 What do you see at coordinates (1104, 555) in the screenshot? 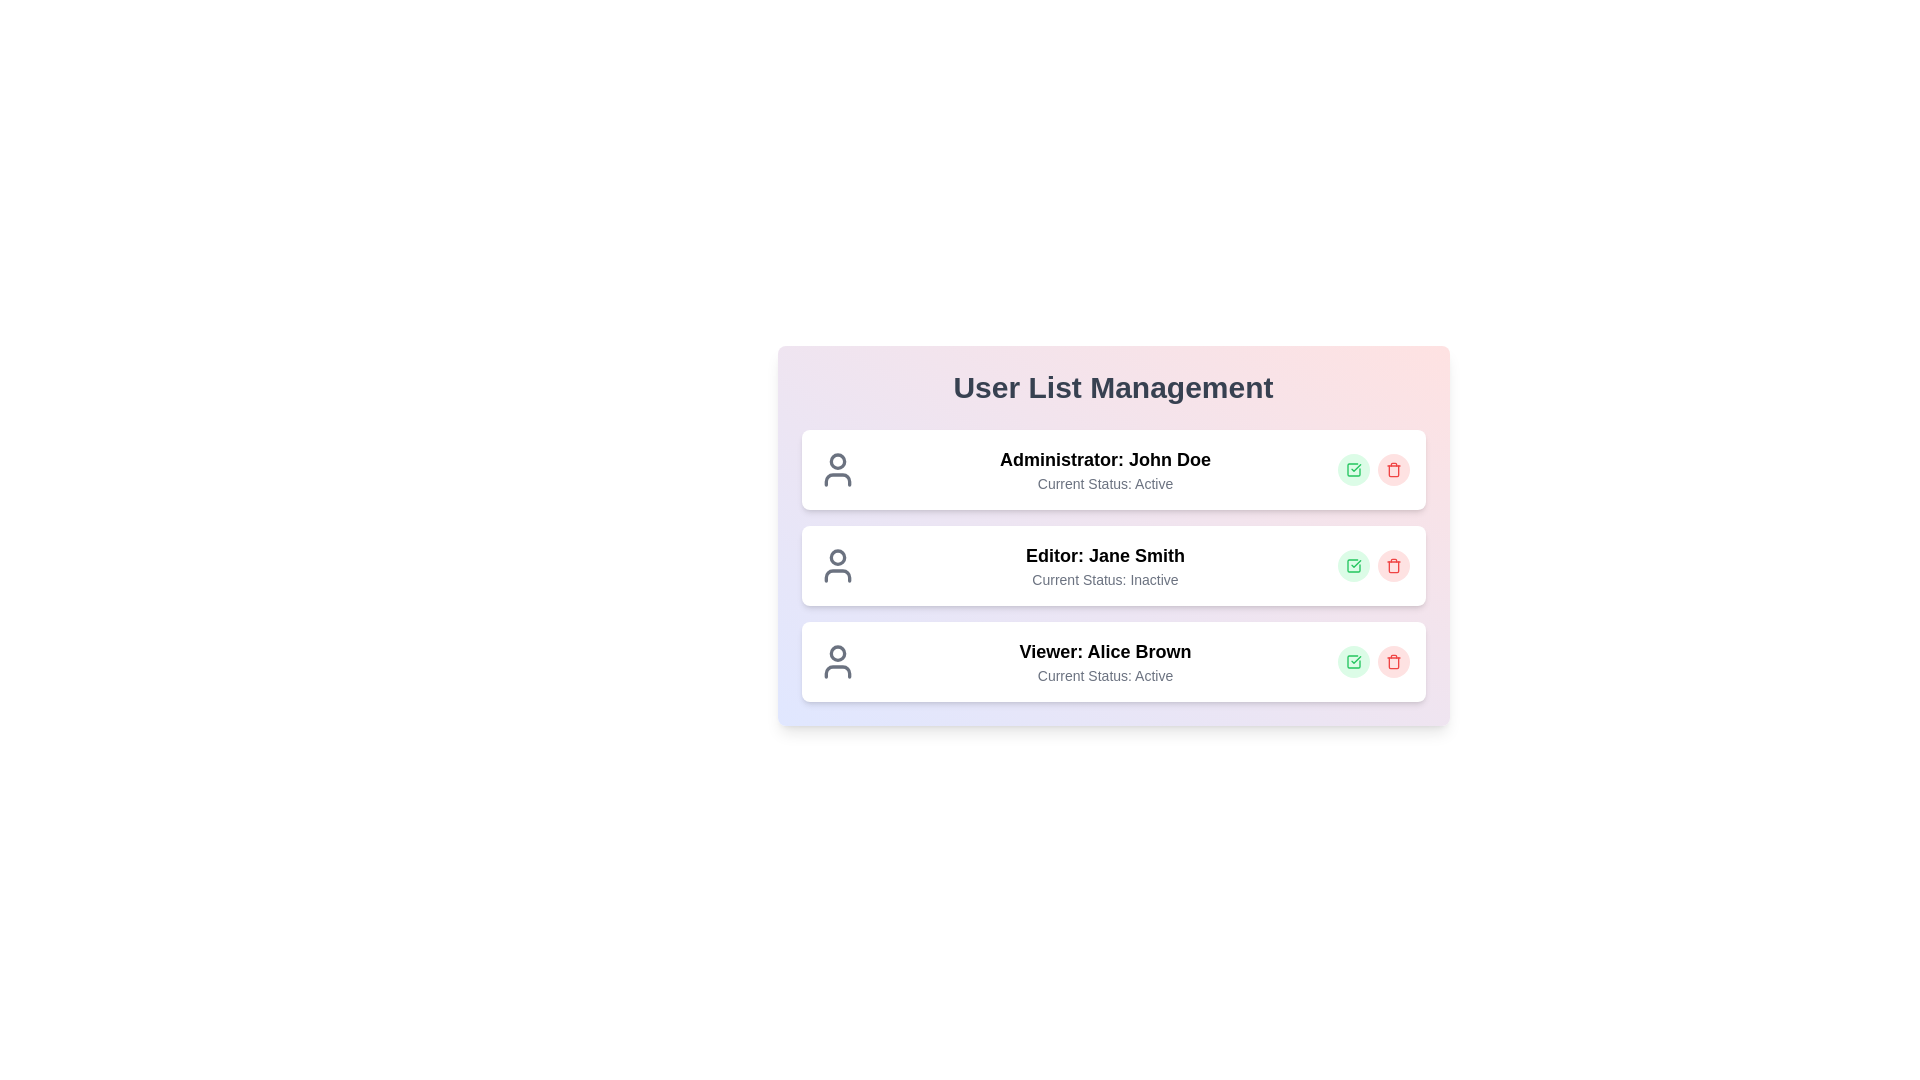
I see `the text label 'Editor: Jane Smith'` at bounding box center [1104, 555].